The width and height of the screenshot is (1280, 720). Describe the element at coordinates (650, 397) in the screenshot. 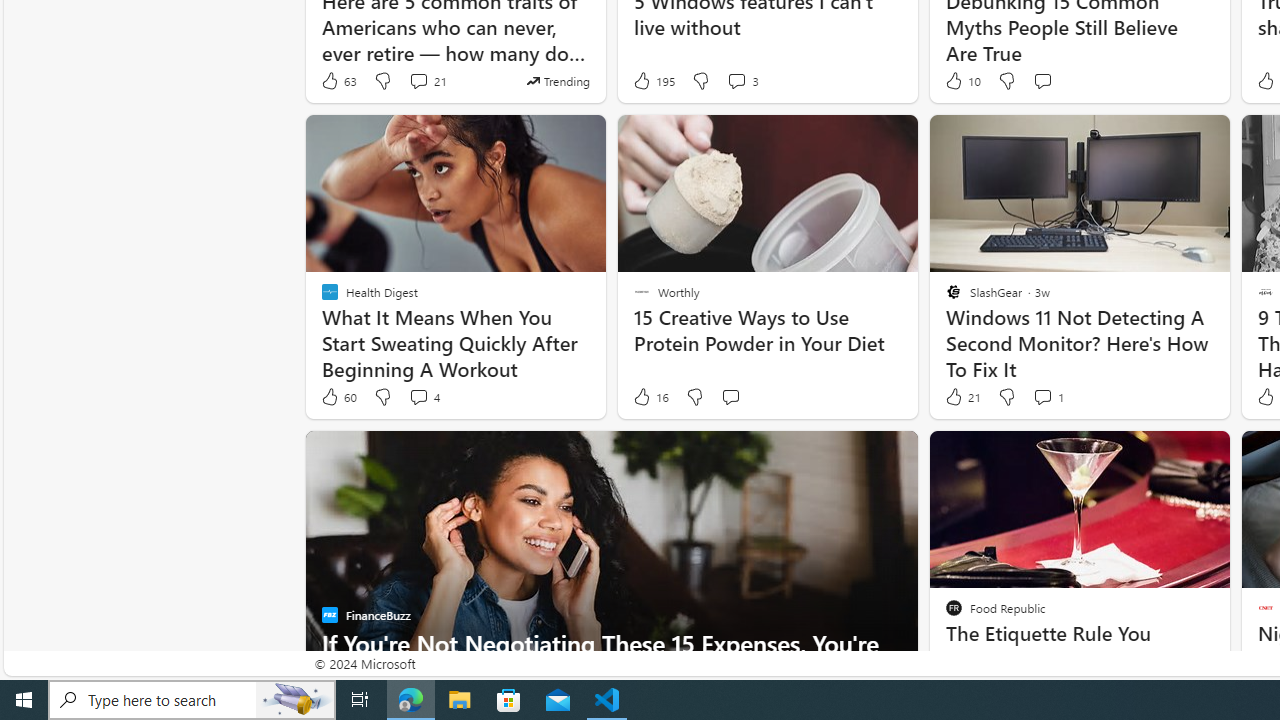

I see `'16 Like'` at that location.